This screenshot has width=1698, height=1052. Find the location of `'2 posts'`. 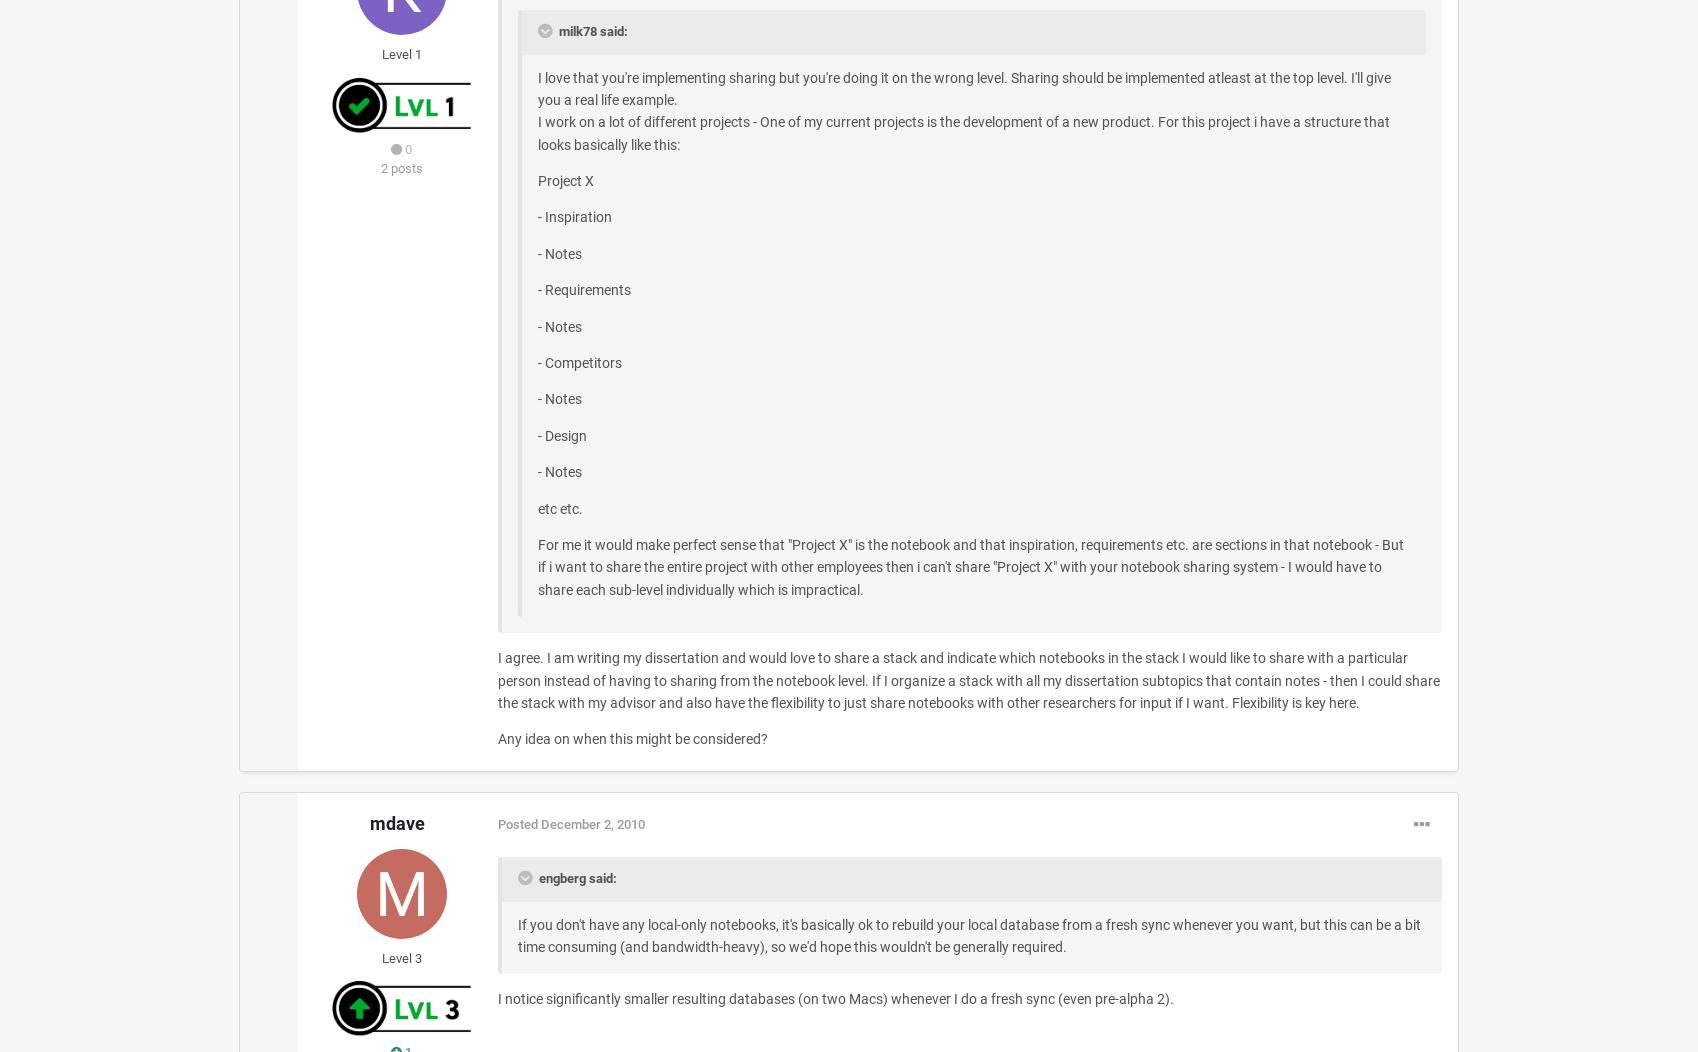

'2 posts' is located at coordinates (401, 167).